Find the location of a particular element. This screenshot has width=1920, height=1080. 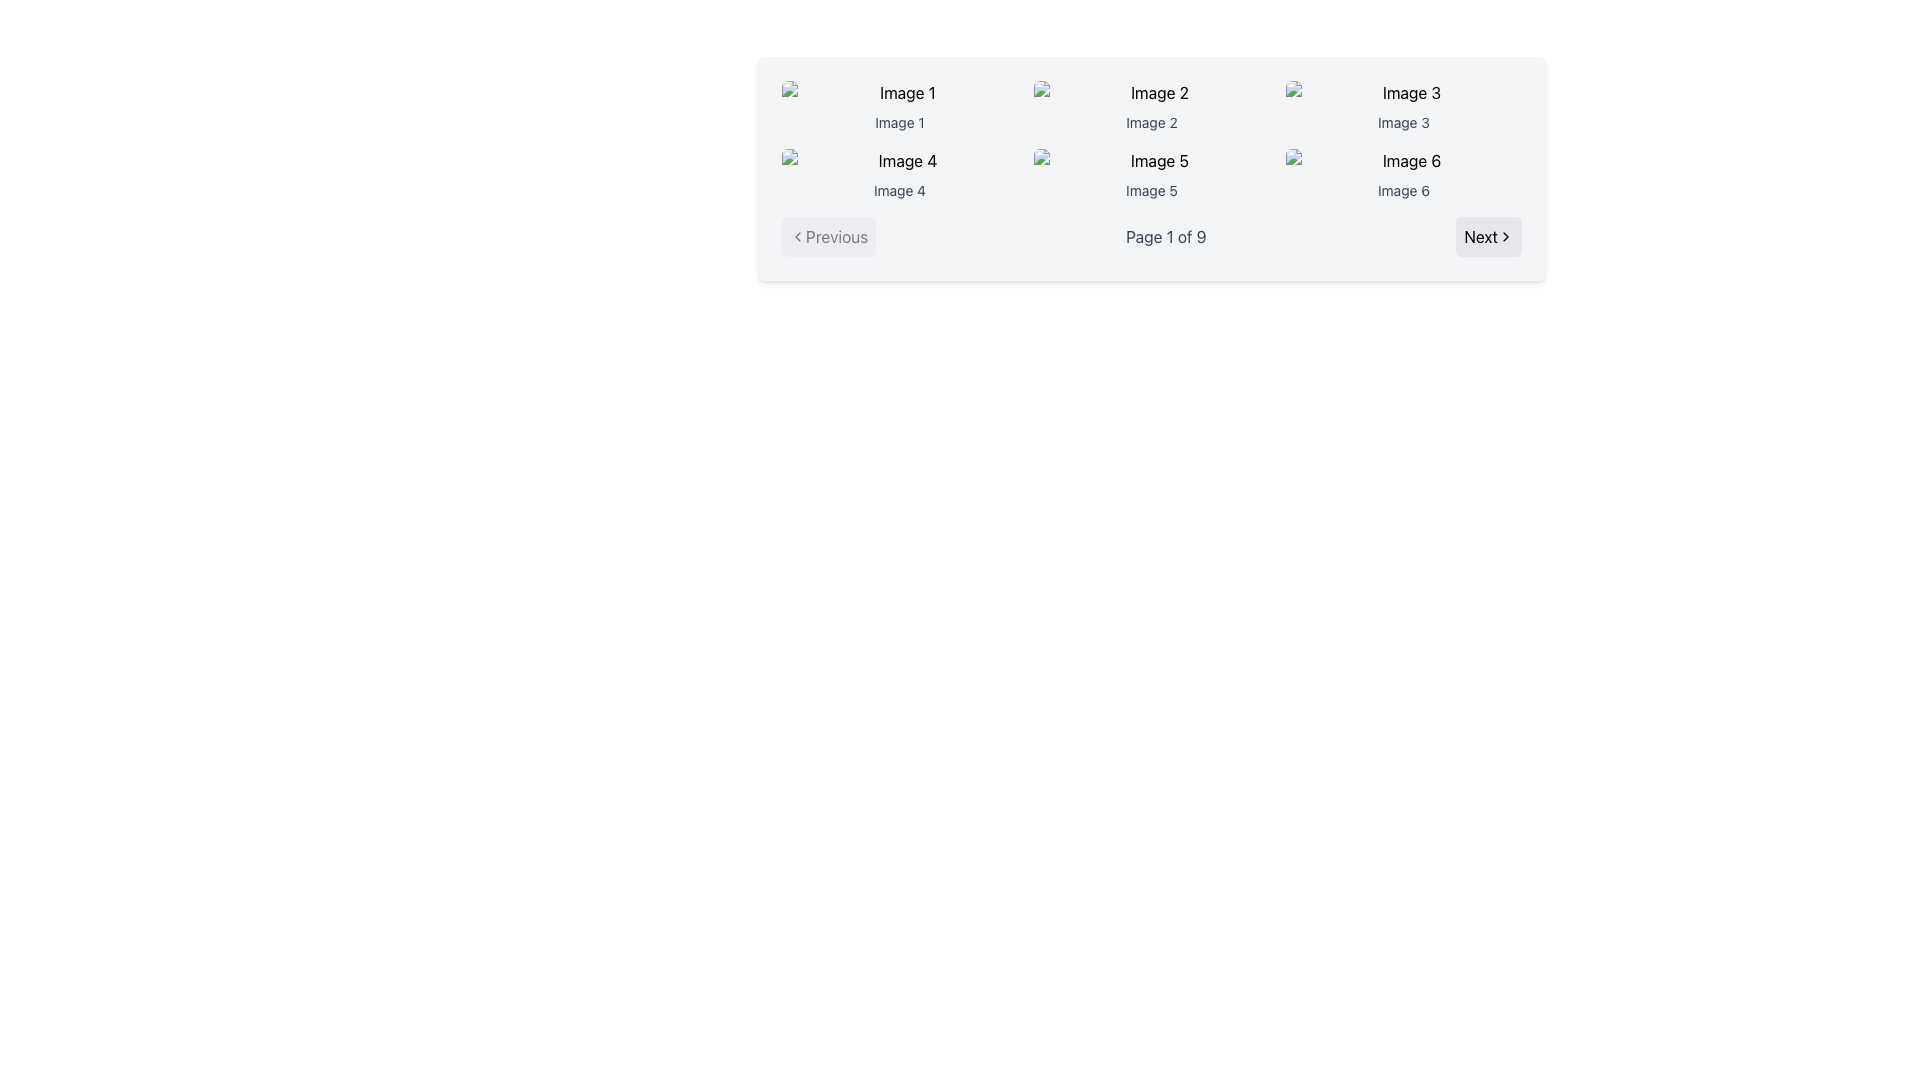

the image placeholder showing a broken image icon with alt-text 'Image 6' located is located at coordinates (1402, 160).